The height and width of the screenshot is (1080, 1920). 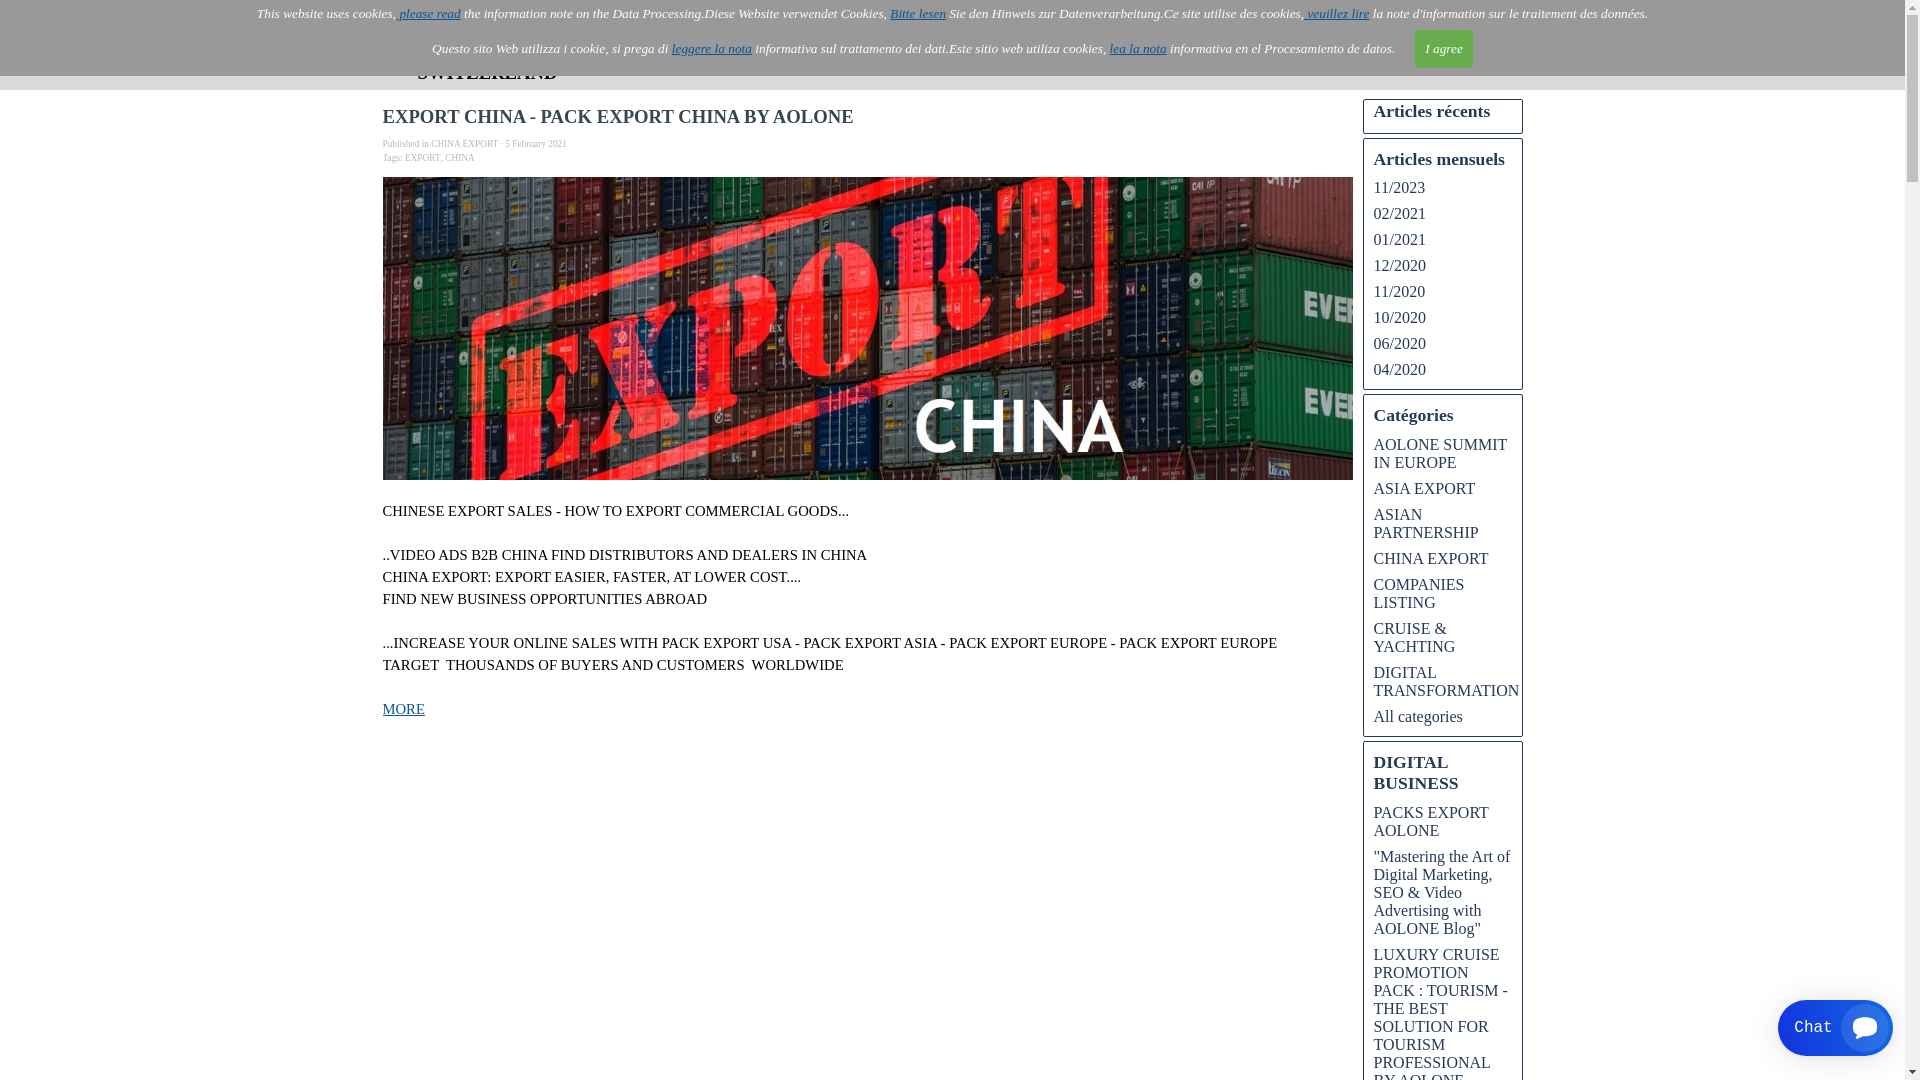 I want to click on '10/2020', so click(x=1399, y=316).